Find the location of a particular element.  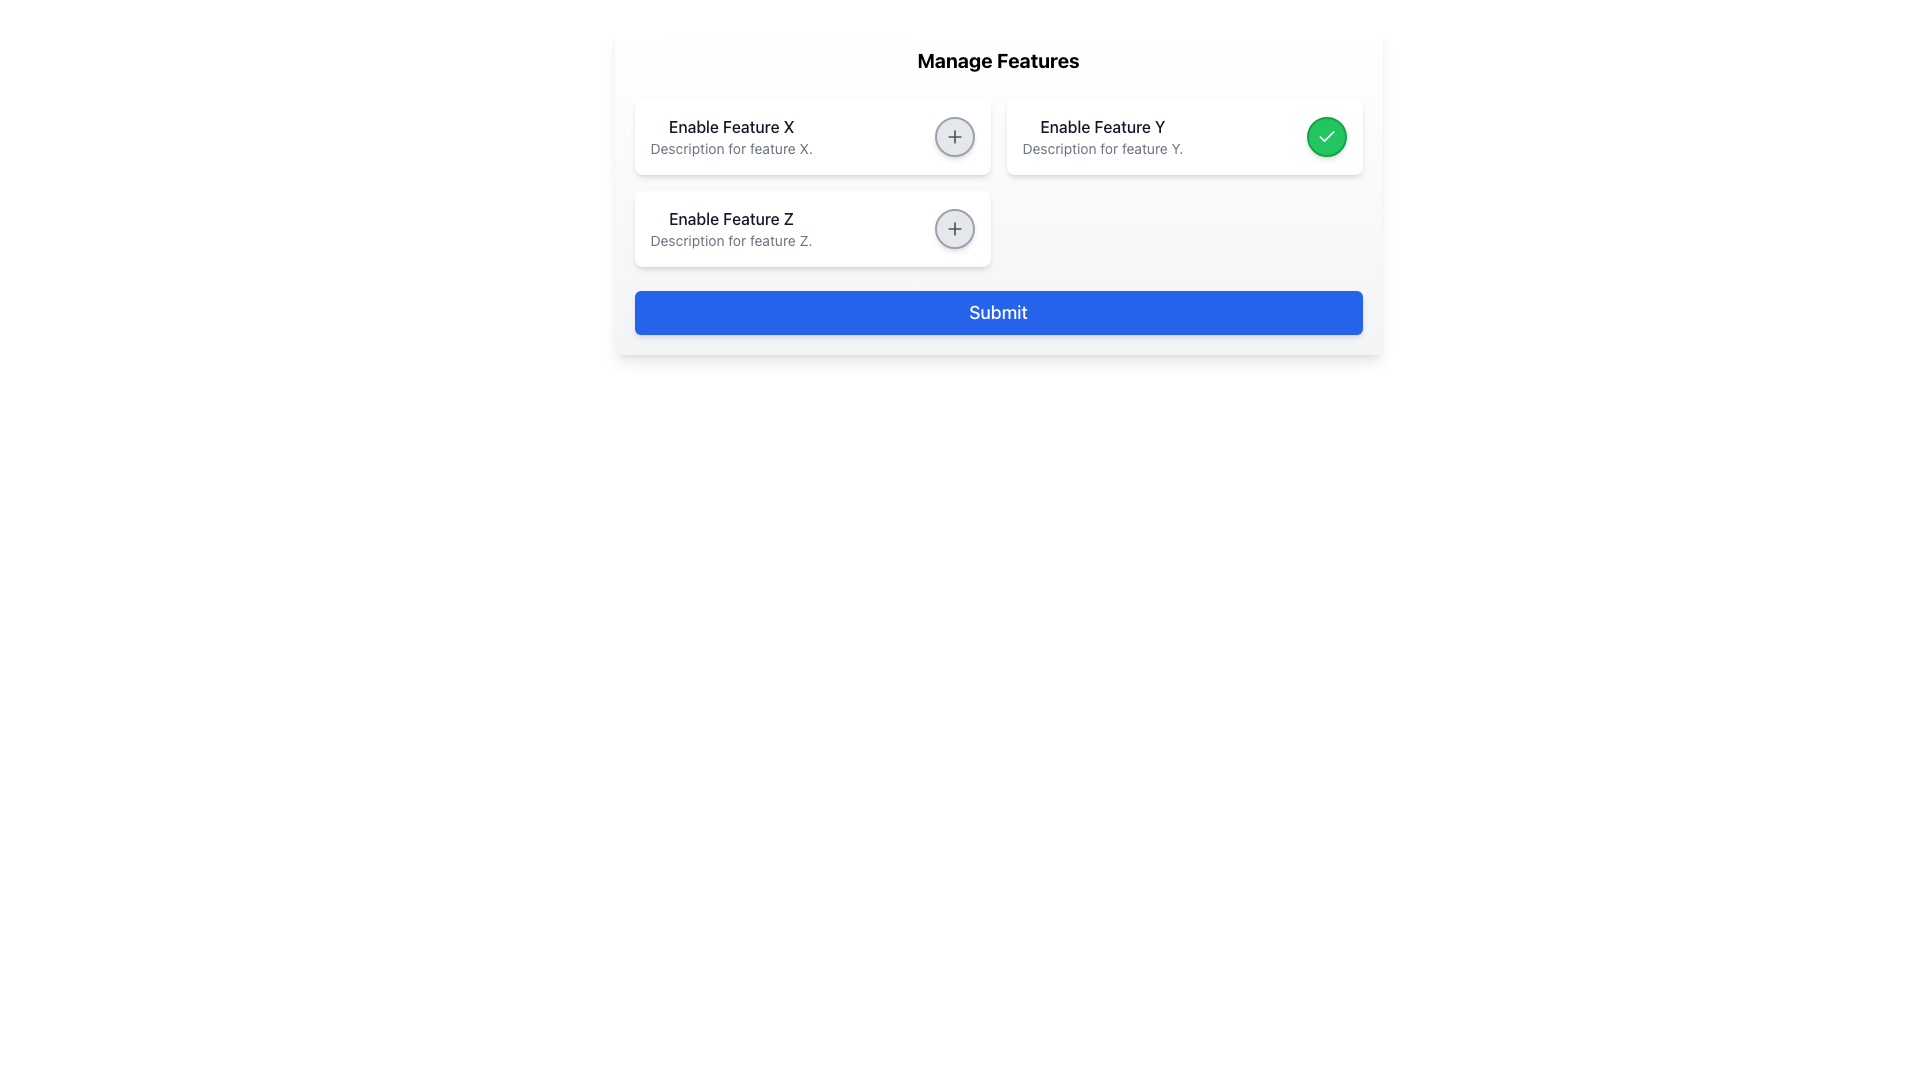

the display-only text block that provides descriptive information about 'Feature Z', located under 'Manage Features' between 'Enable Feature Y' and the blue 'Submit' button is located at coordinates (730, 227).